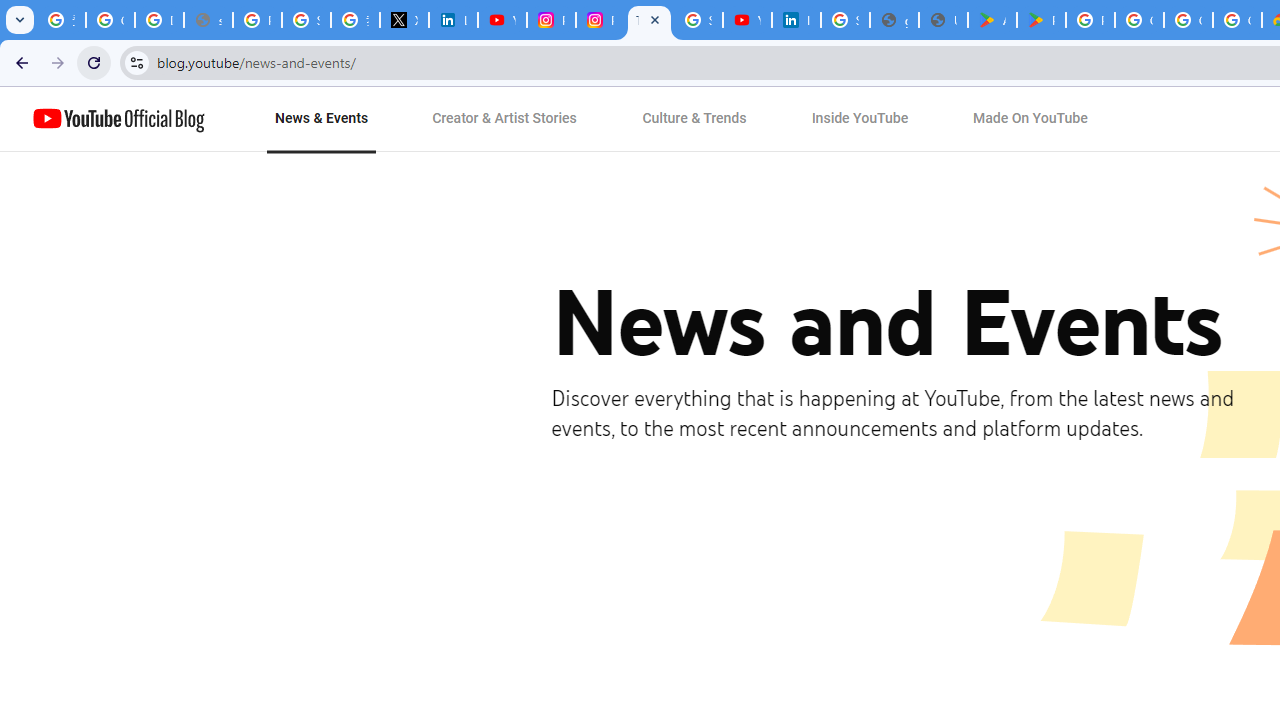  Describe the element at coordinates (502, 20) in the screenshot. I see `'YouTube Content Monetization Policies - How YouTube Works'` at that location.